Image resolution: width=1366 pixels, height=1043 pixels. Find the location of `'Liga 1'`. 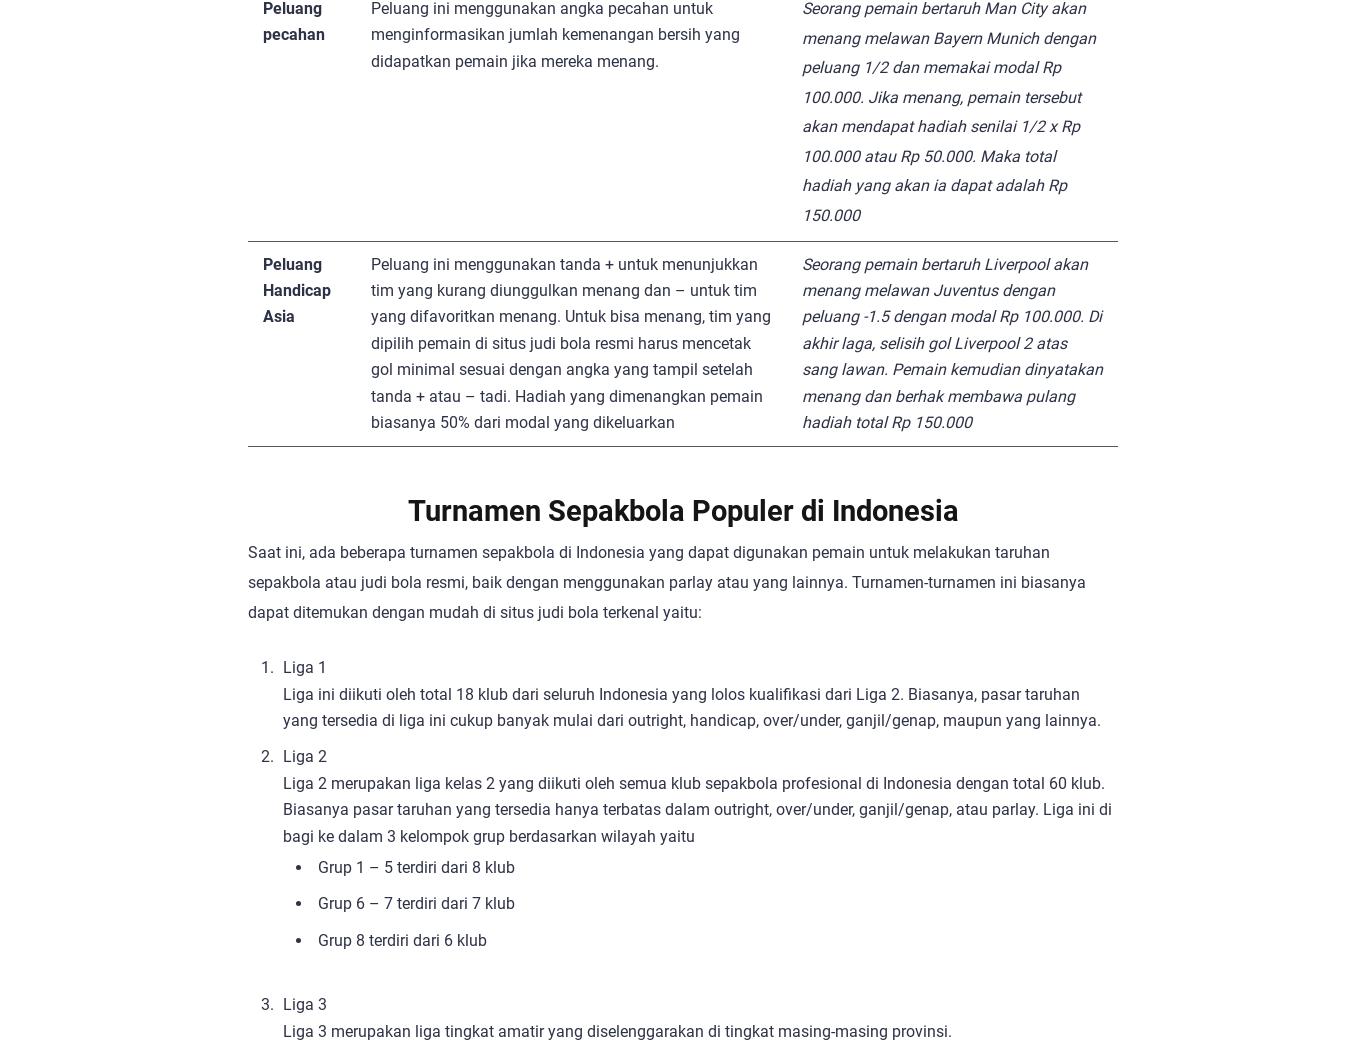

'Liga 1' is located at coordinates (305, 666).